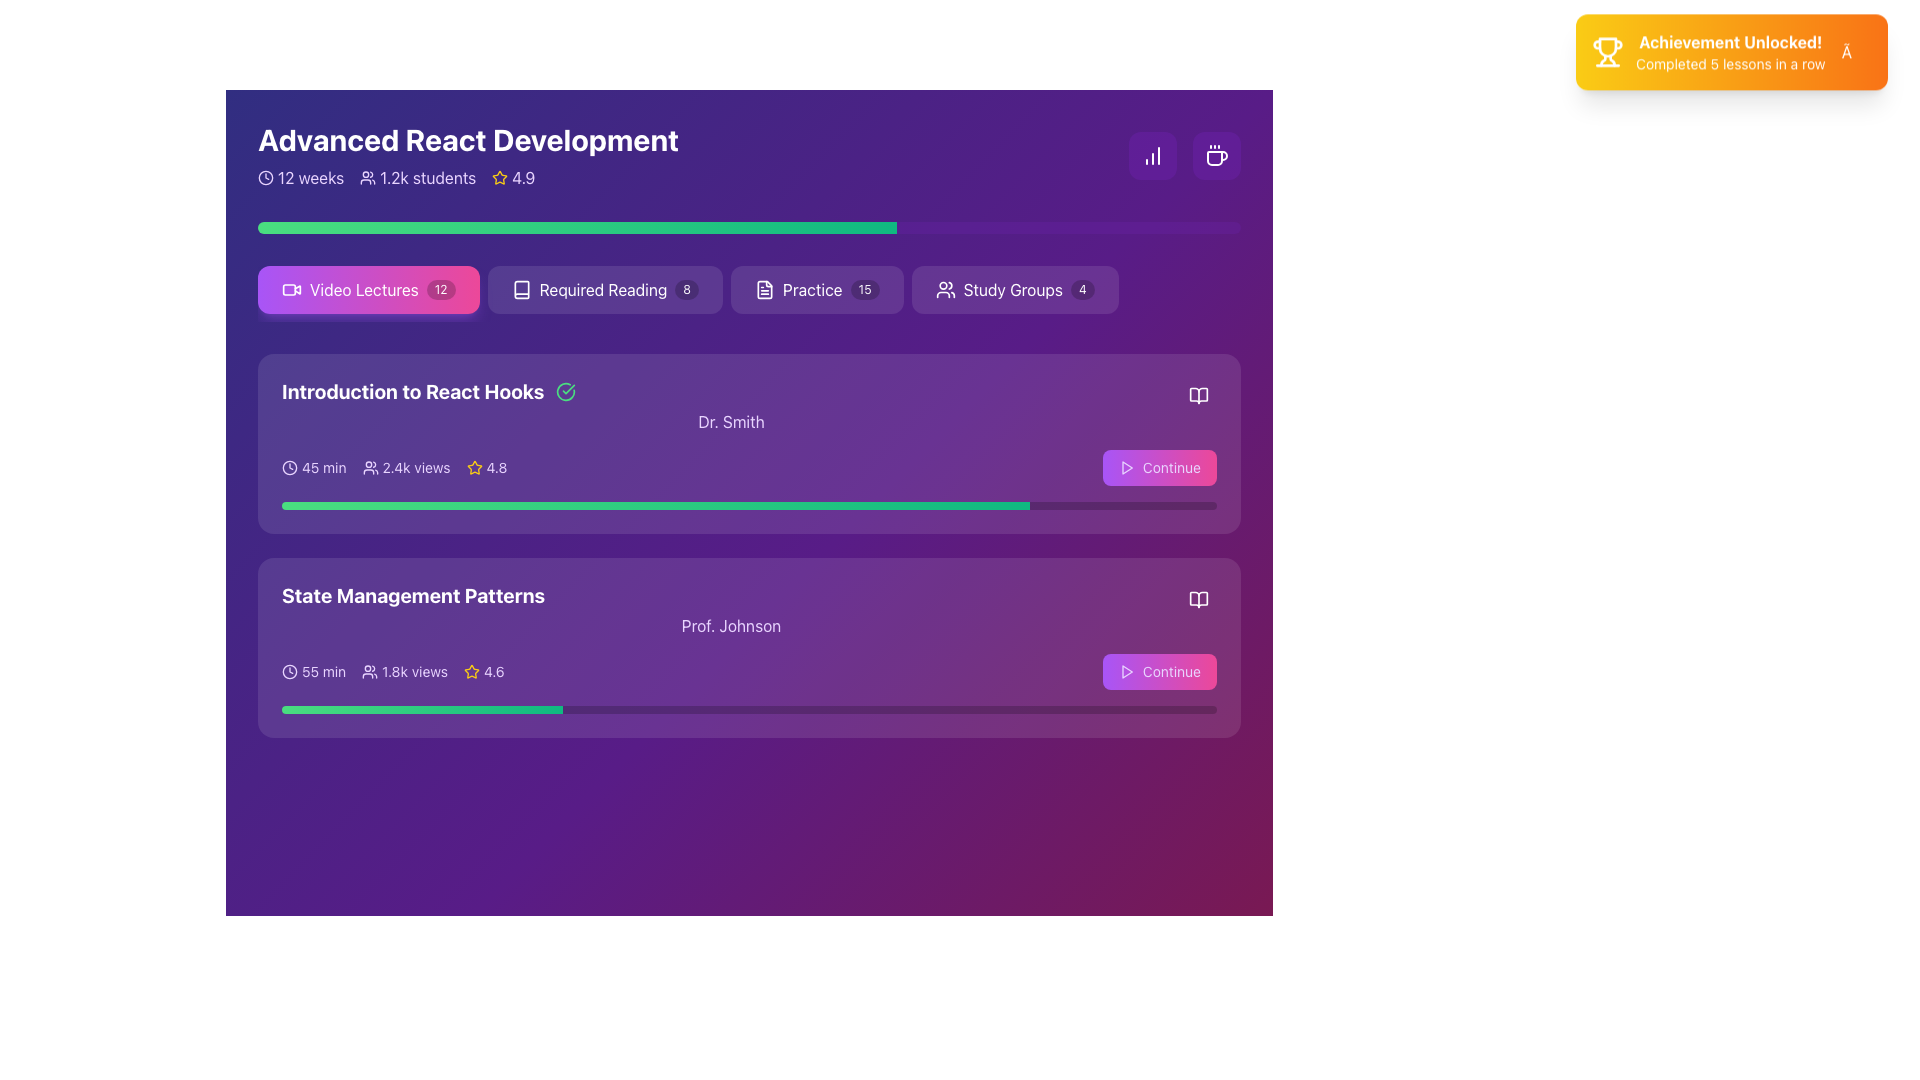  What do you see at coordinates (313, 467) in the screenshot?
I see `the Label with an icon indicating the duration of the lecture in the 'Introduction to React Hooks' section` at bounding box center [313, 467].